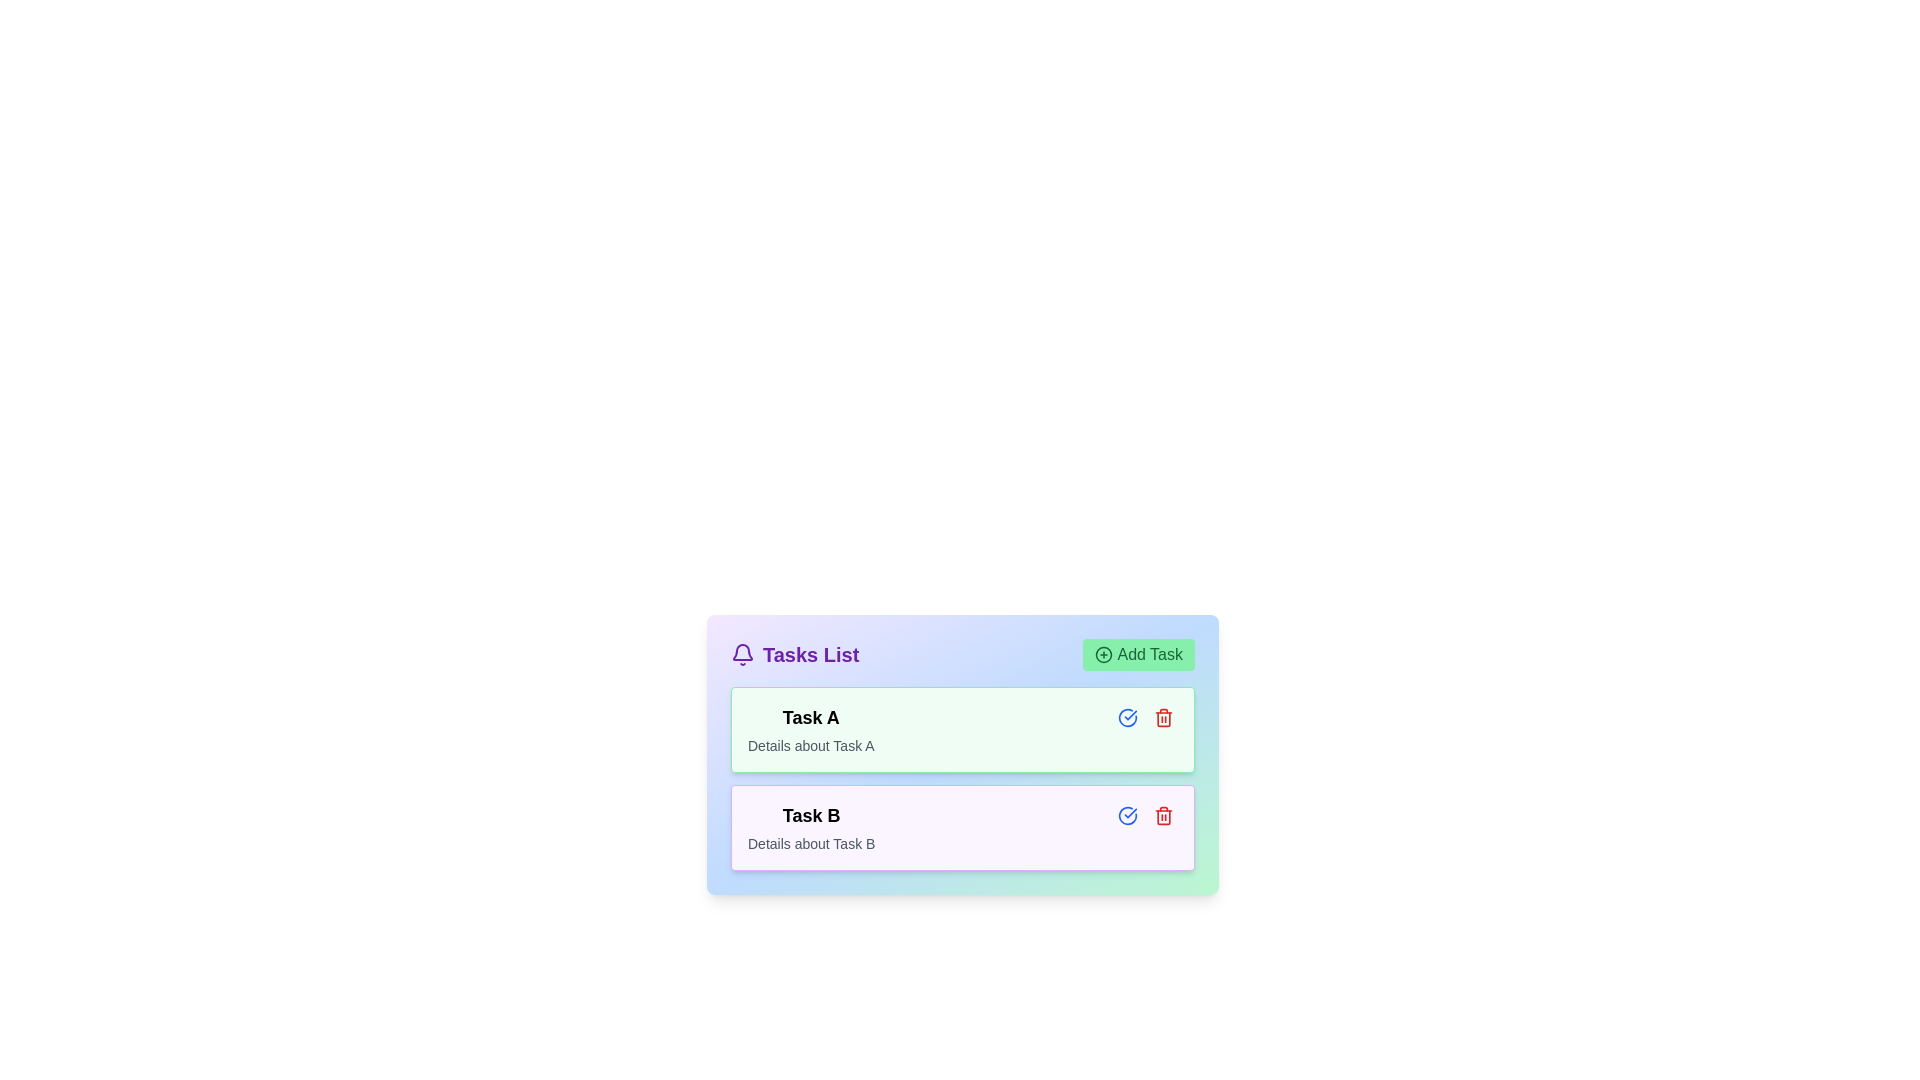  What do you see at coordinates (1163, 816) in the screenshot?
I see `the delete button for 'Task B'` at bounding box center [1163, 816].